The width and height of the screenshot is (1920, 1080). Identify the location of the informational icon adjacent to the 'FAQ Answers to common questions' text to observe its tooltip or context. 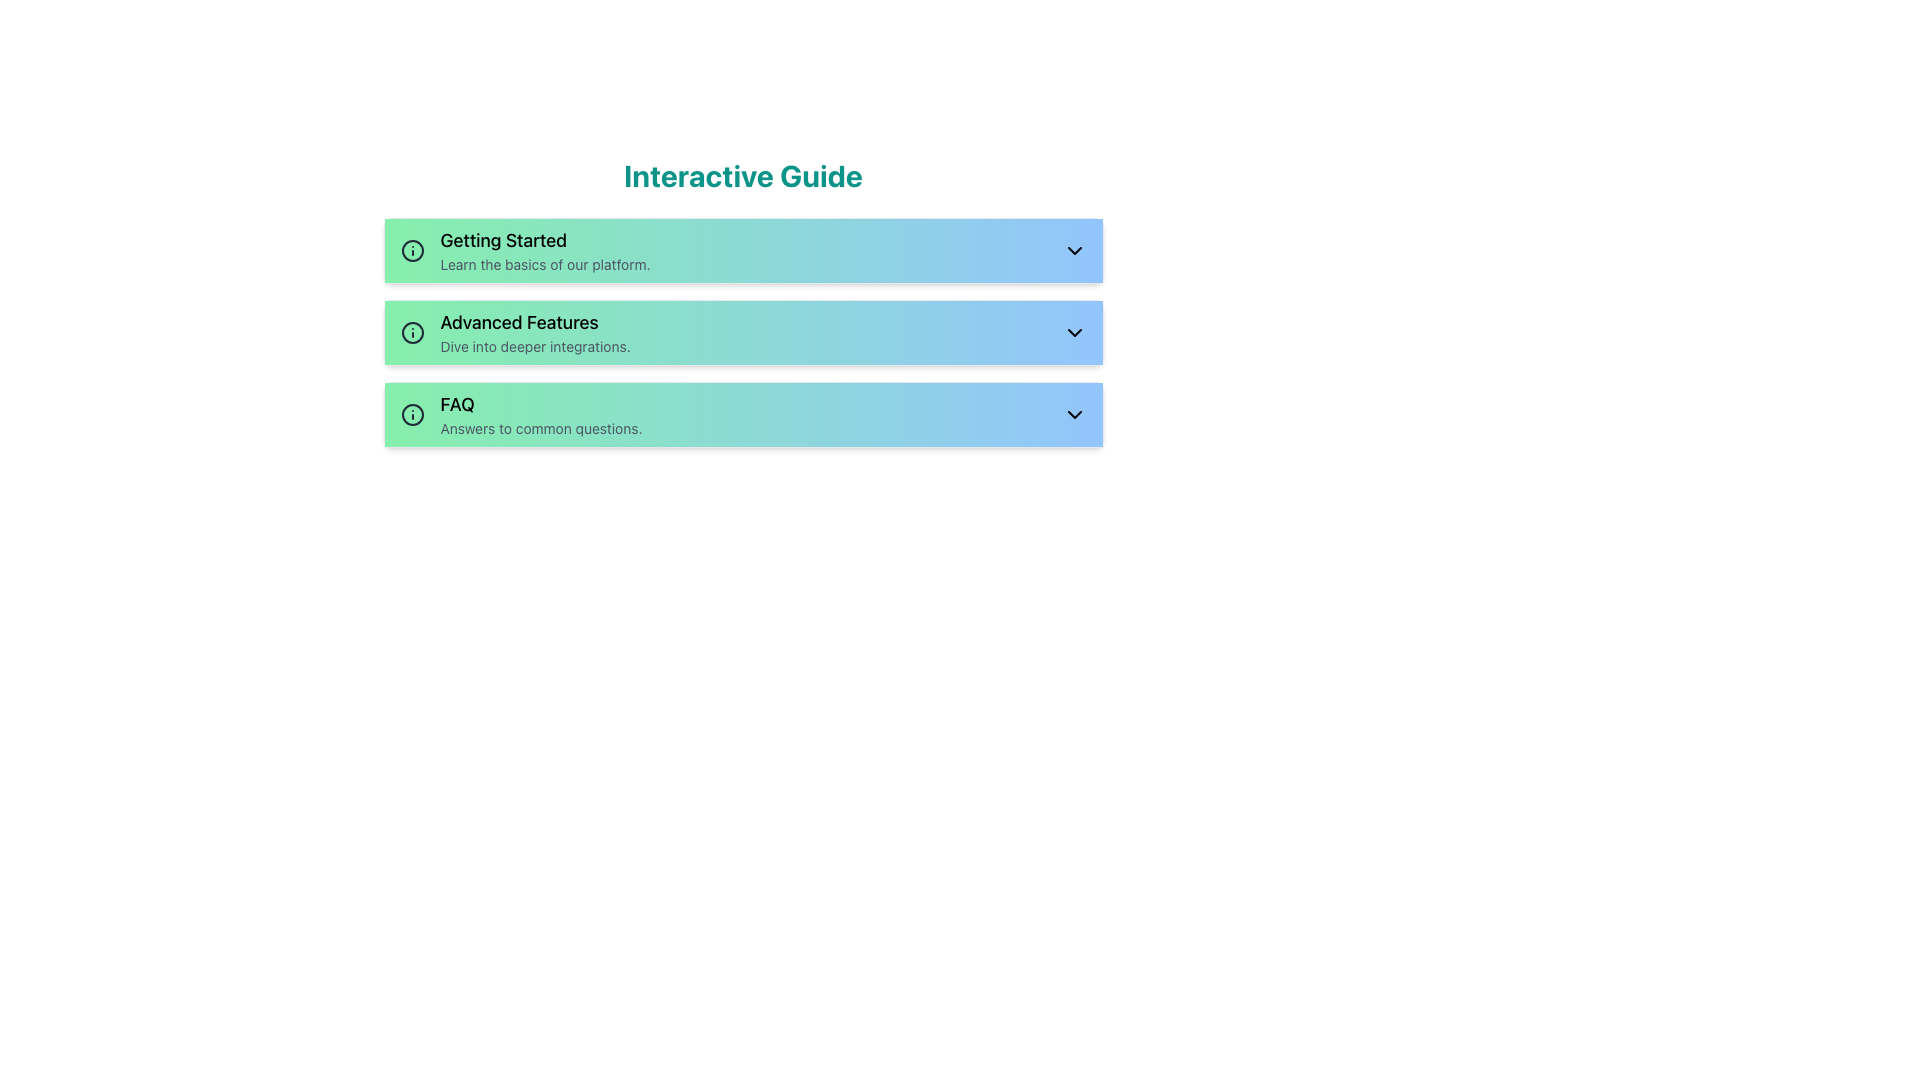
(411, 414).